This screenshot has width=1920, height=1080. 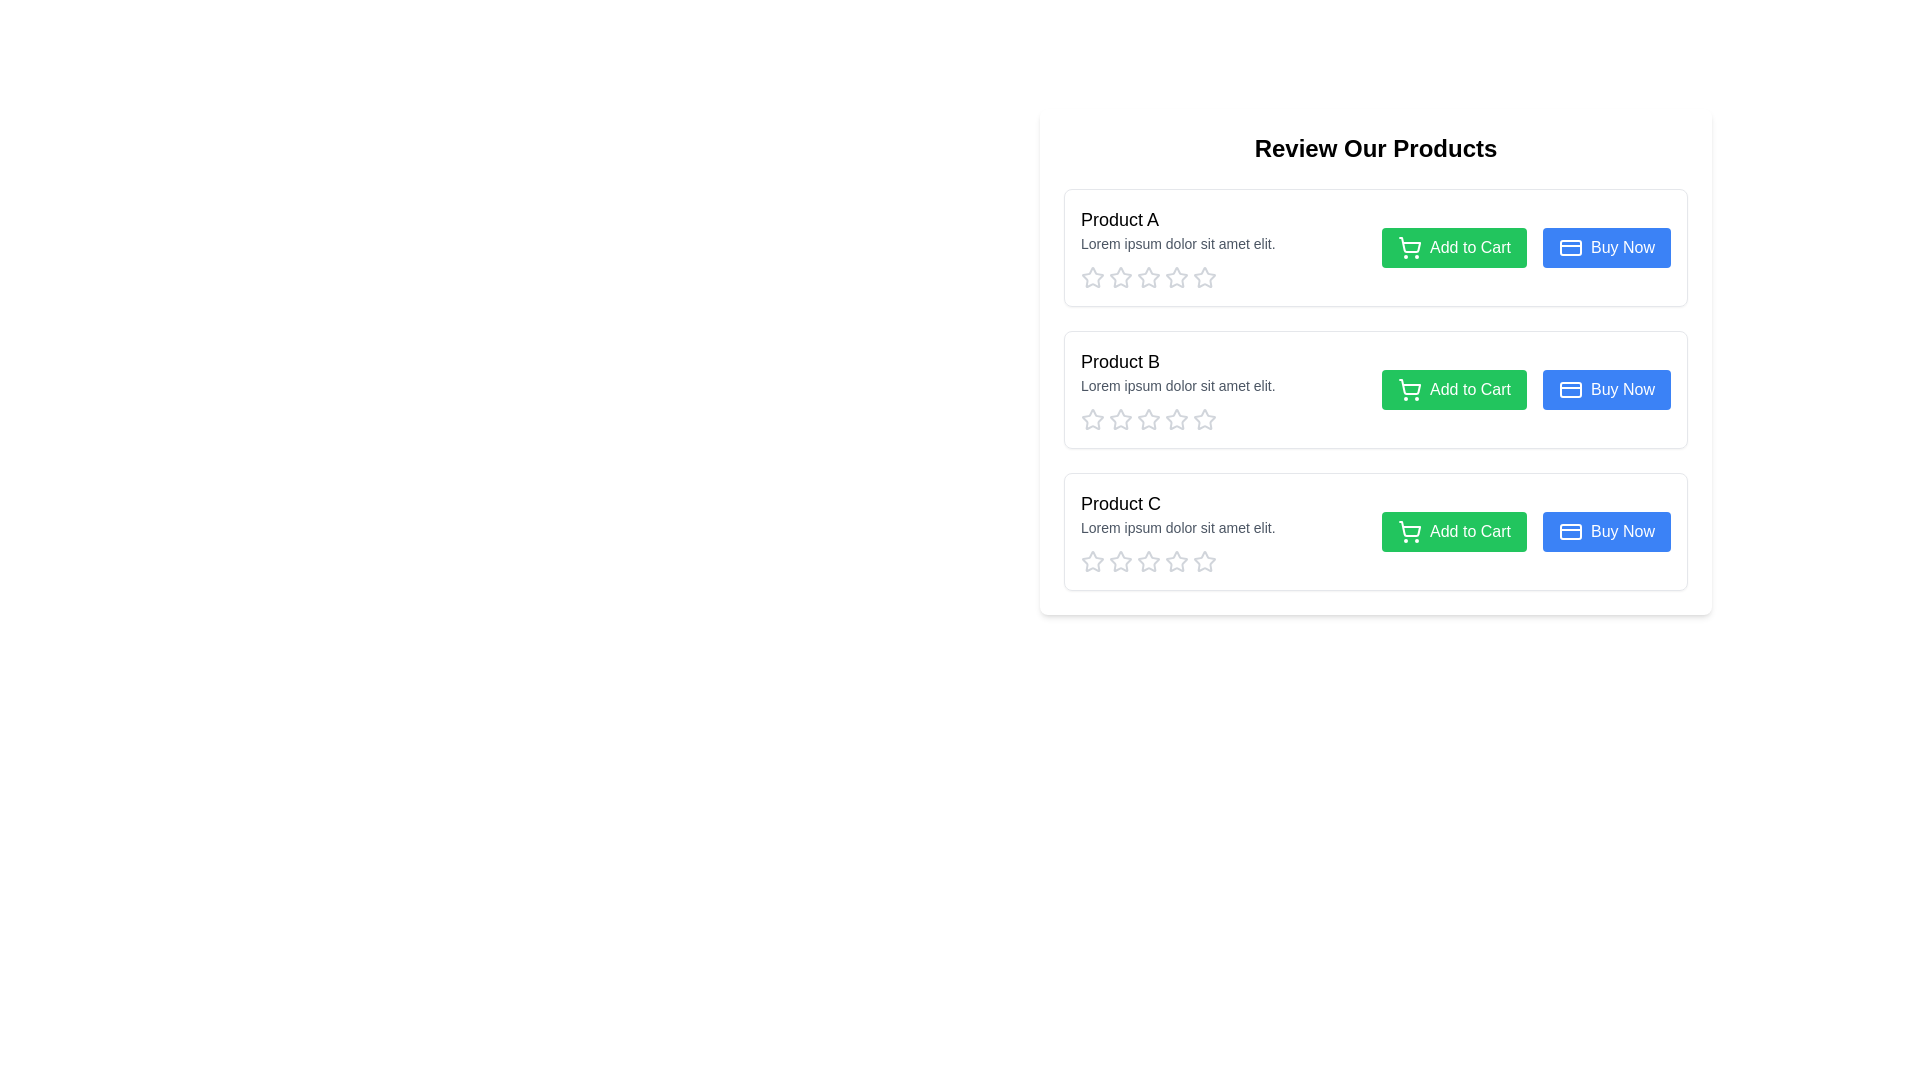 I want to click on the green 'Add to Cart' button icon representing a shopping cart, which is centered within the button of the first product listing, so click(x=1409, y=244).